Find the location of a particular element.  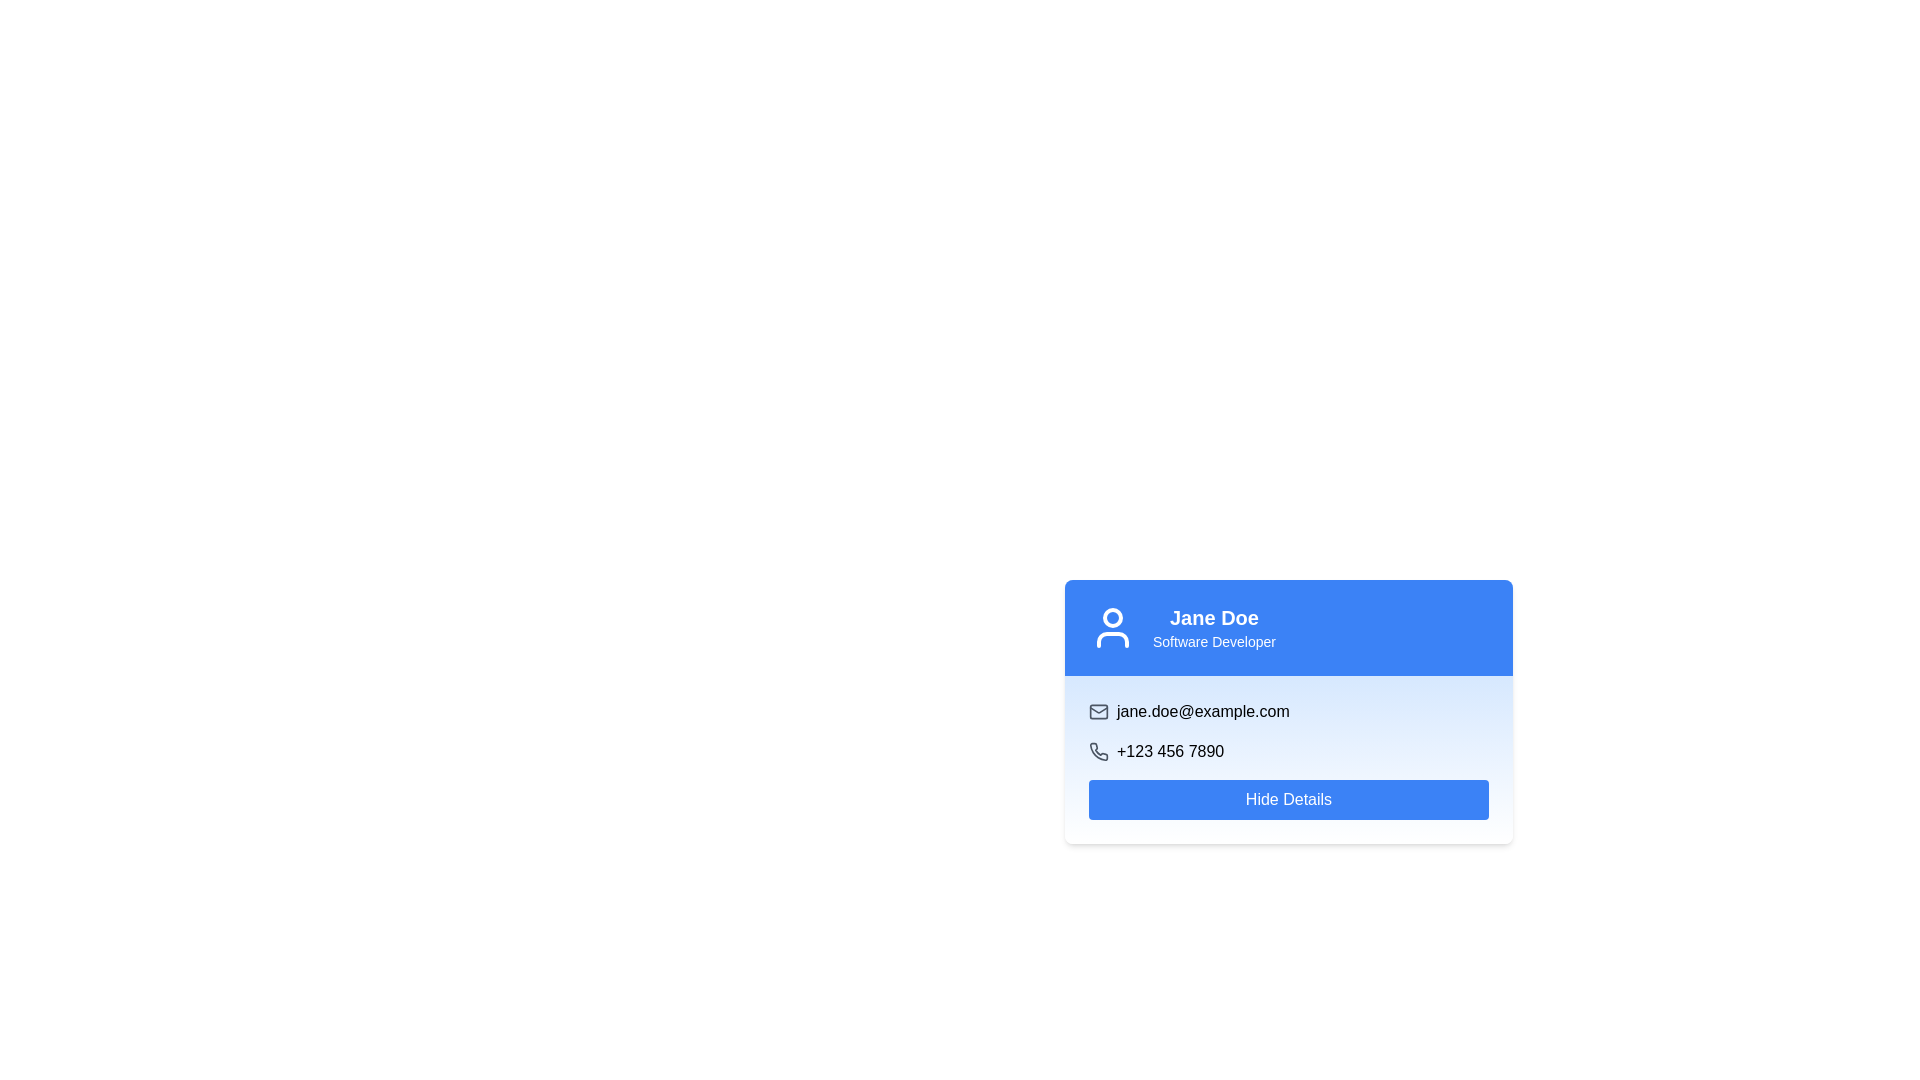

the text displaying the user's contact phone number, which is positioned to the right of the phone icon and below the email address row in the user profile card is located at coordinates (1170, 752).